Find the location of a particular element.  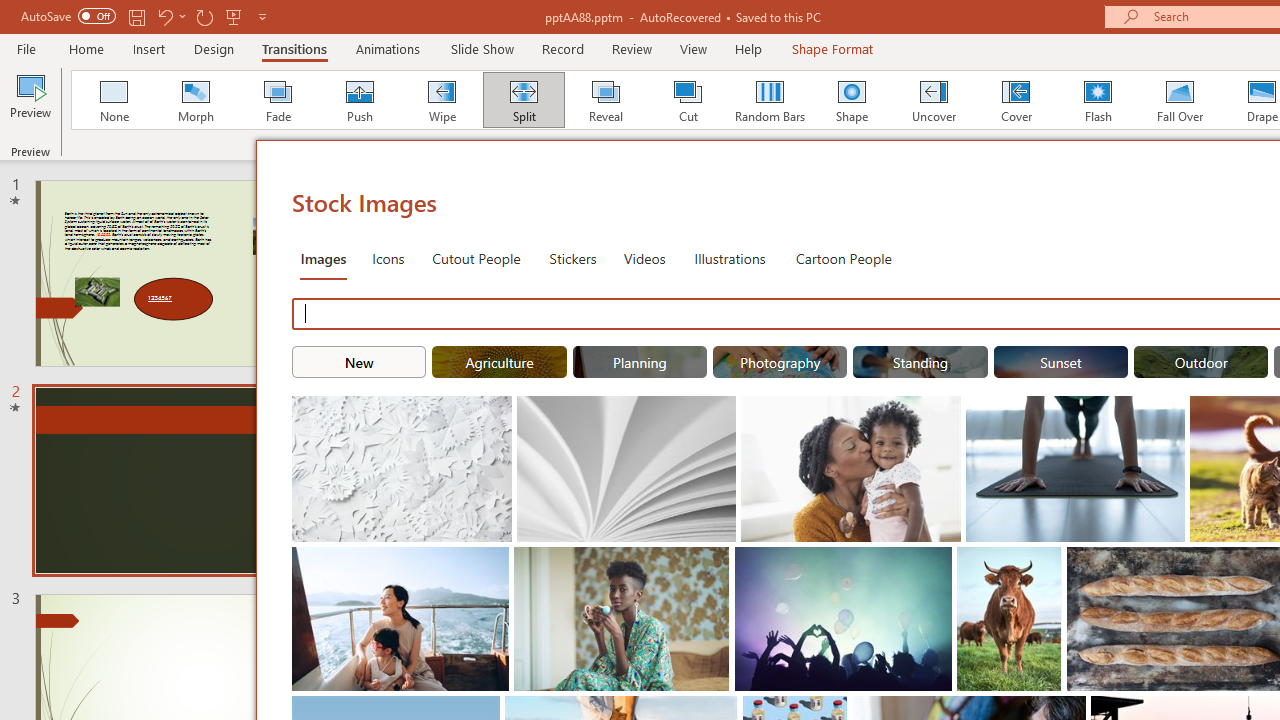

'Wipe' is located at coordinates (440, 100).